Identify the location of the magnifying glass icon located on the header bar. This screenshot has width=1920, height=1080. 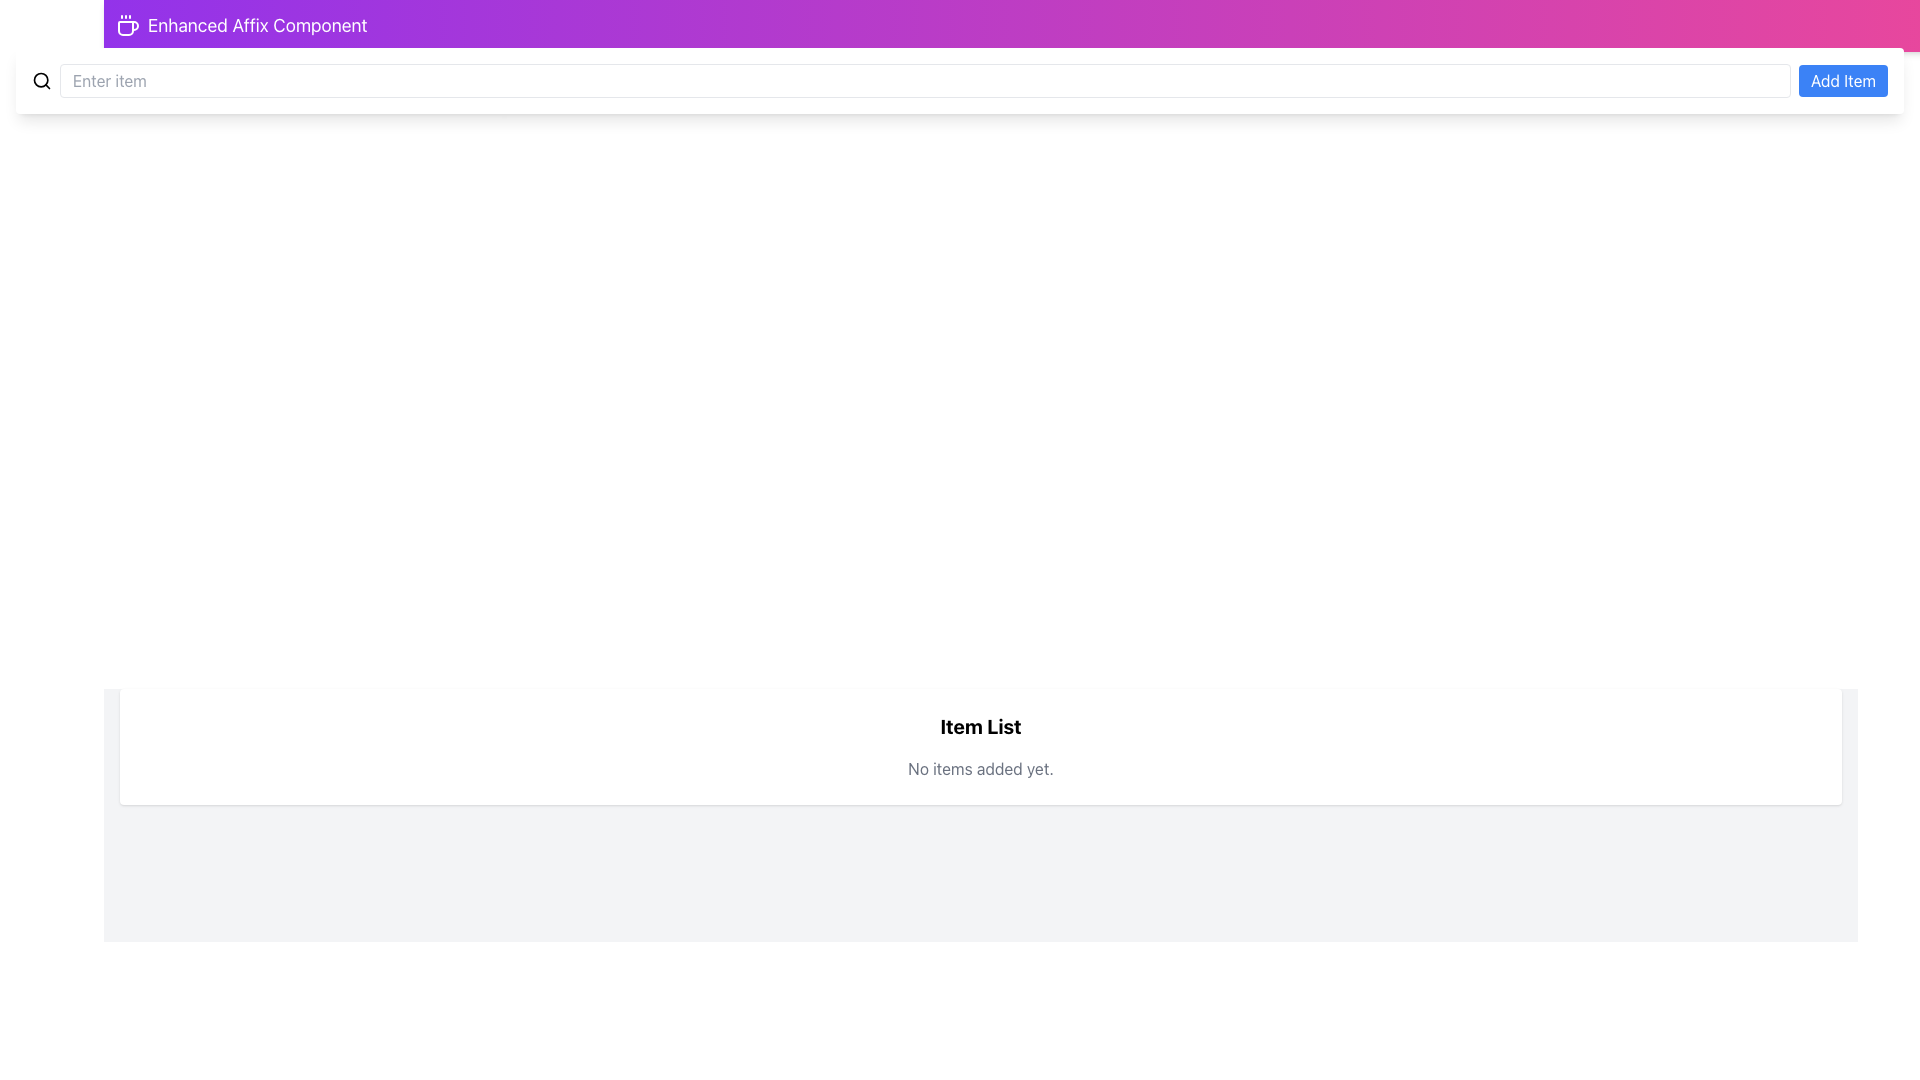
(42, 80).